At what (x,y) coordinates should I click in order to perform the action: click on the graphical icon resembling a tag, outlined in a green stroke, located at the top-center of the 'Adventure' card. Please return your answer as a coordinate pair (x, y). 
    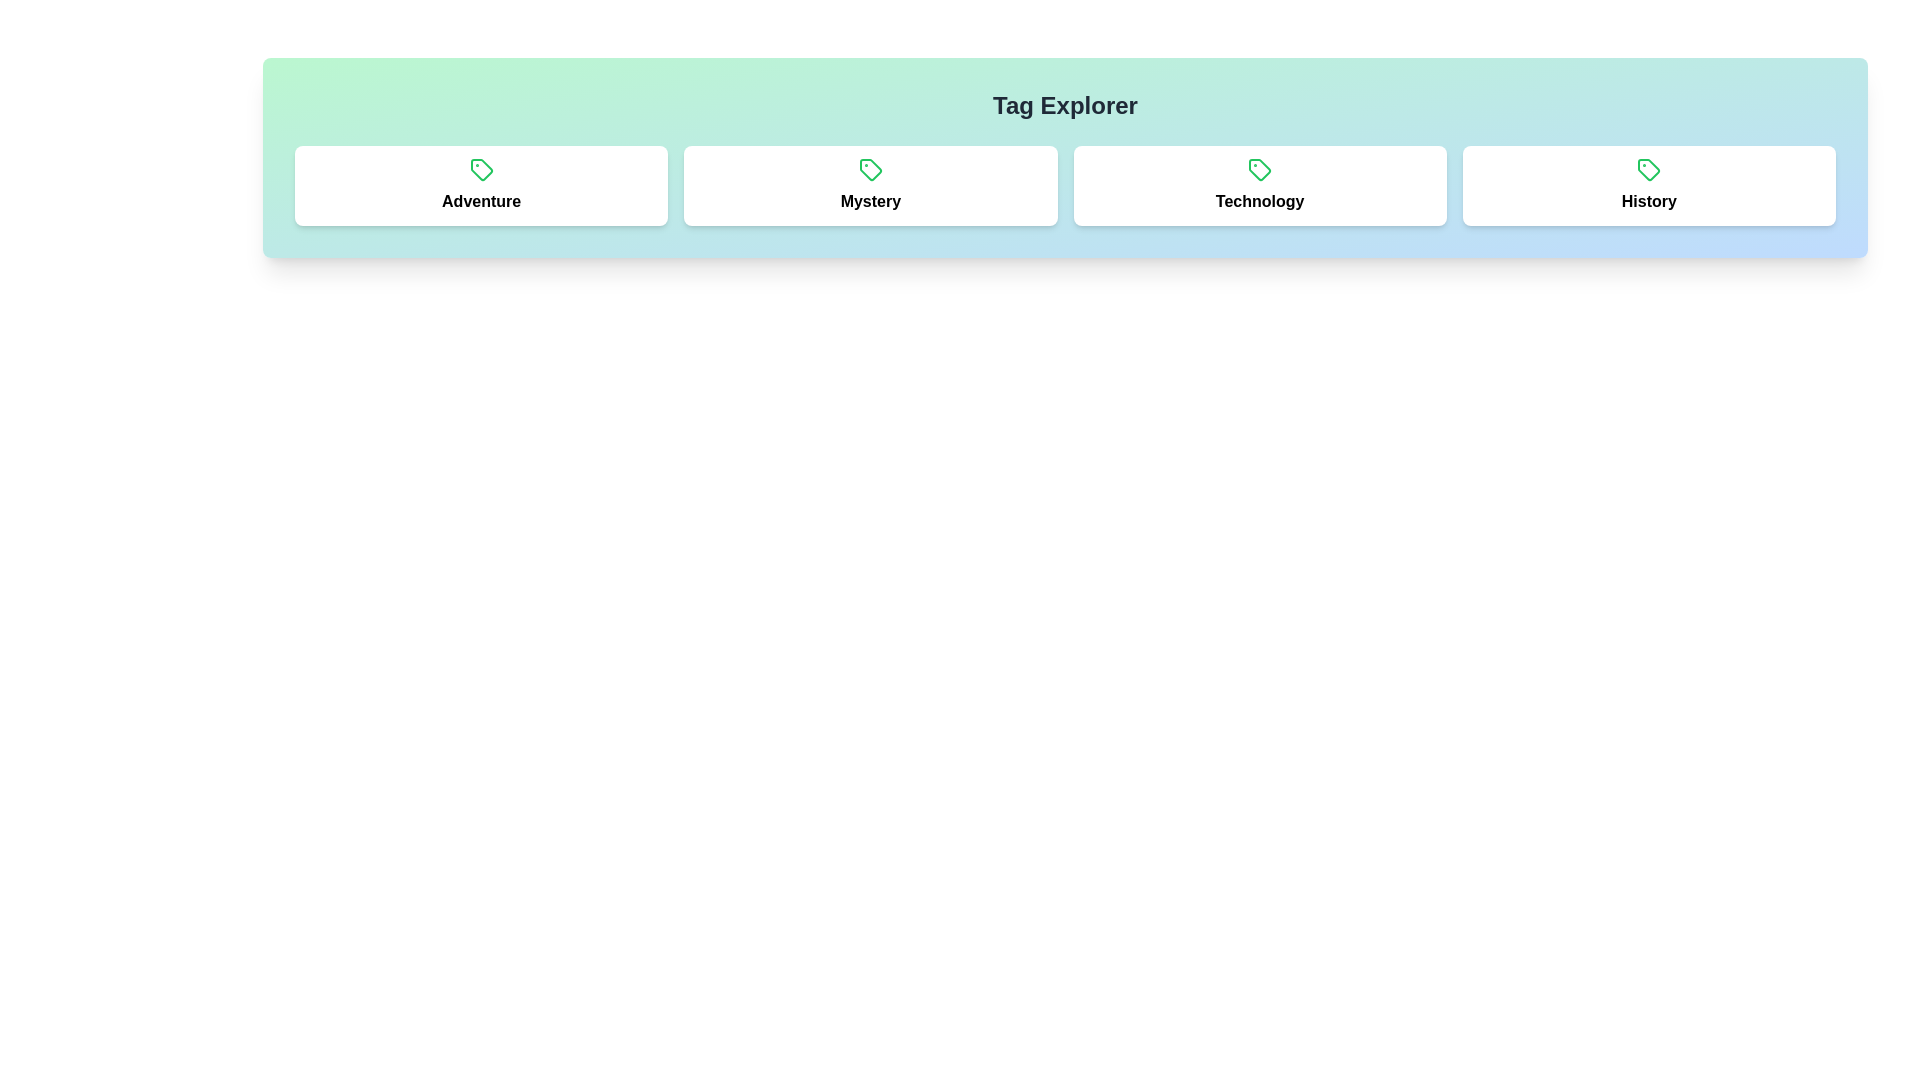
    Looking at the image, I should click on (481, 168).